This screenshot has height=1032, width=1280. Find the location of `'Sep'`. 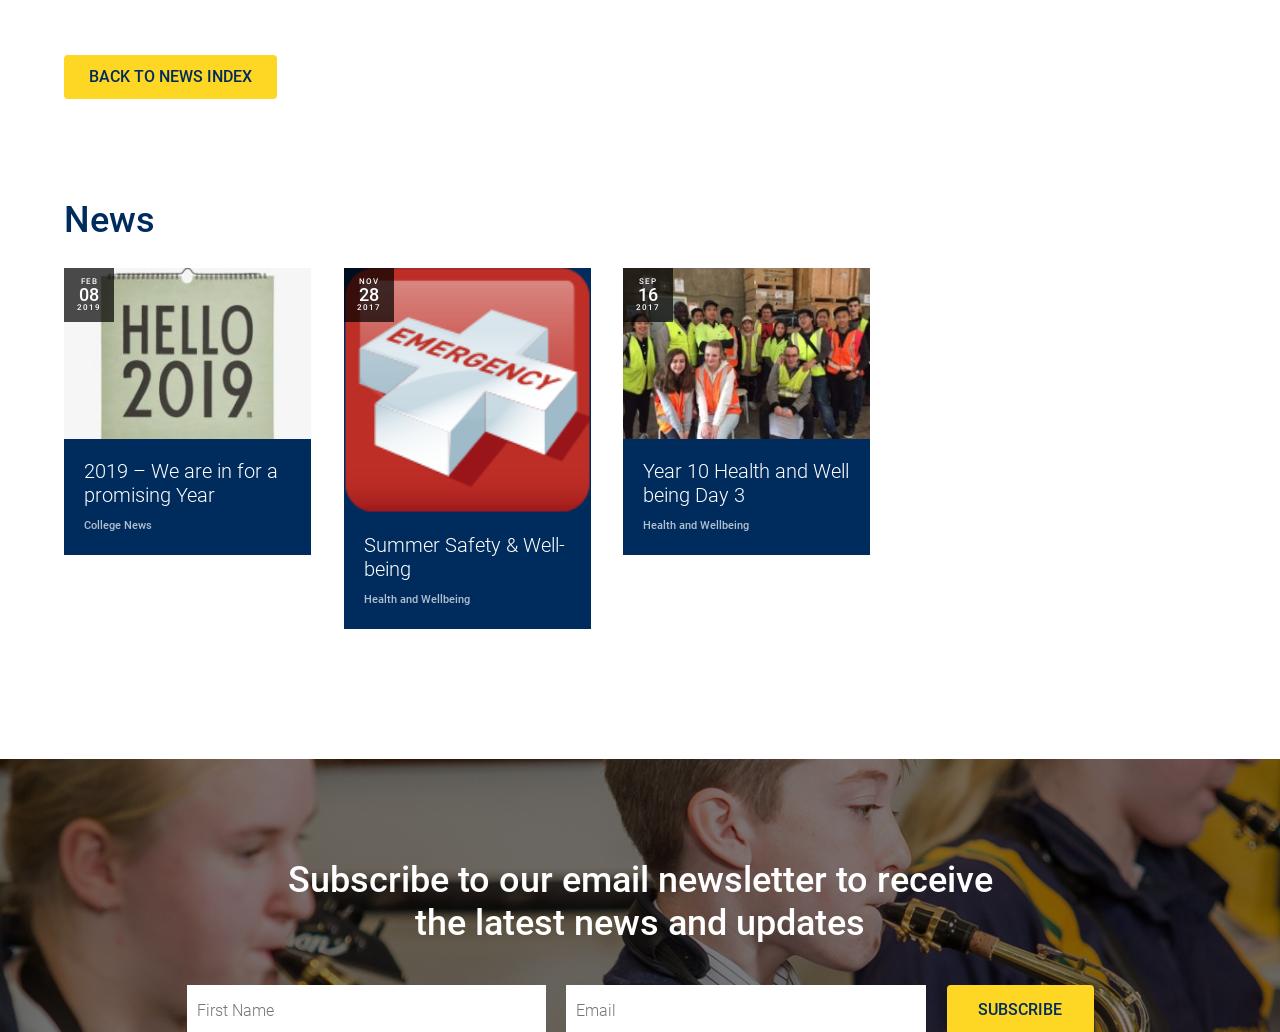

'Sep' is located at coordinates (637, 280).